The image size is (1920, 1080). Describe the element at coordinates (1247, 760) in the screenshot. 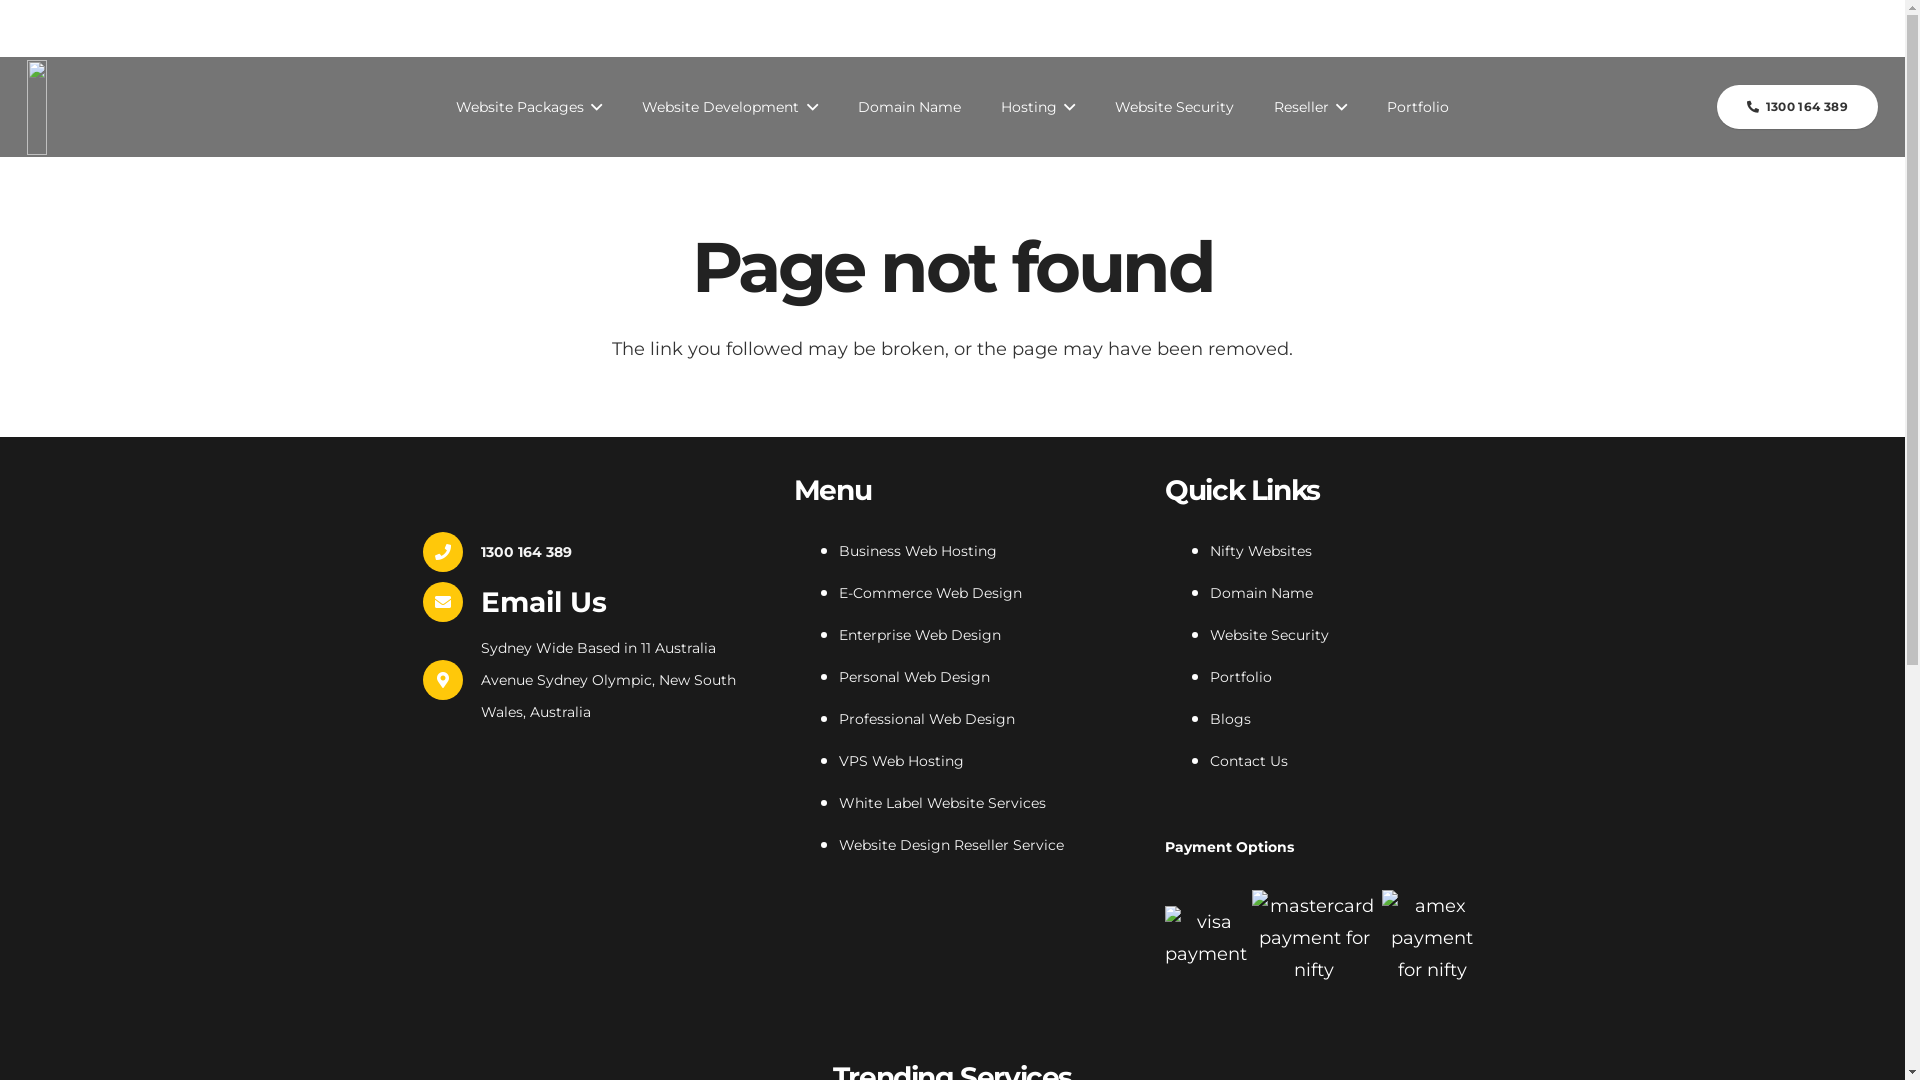

I see `'Contact Us'` at that location.